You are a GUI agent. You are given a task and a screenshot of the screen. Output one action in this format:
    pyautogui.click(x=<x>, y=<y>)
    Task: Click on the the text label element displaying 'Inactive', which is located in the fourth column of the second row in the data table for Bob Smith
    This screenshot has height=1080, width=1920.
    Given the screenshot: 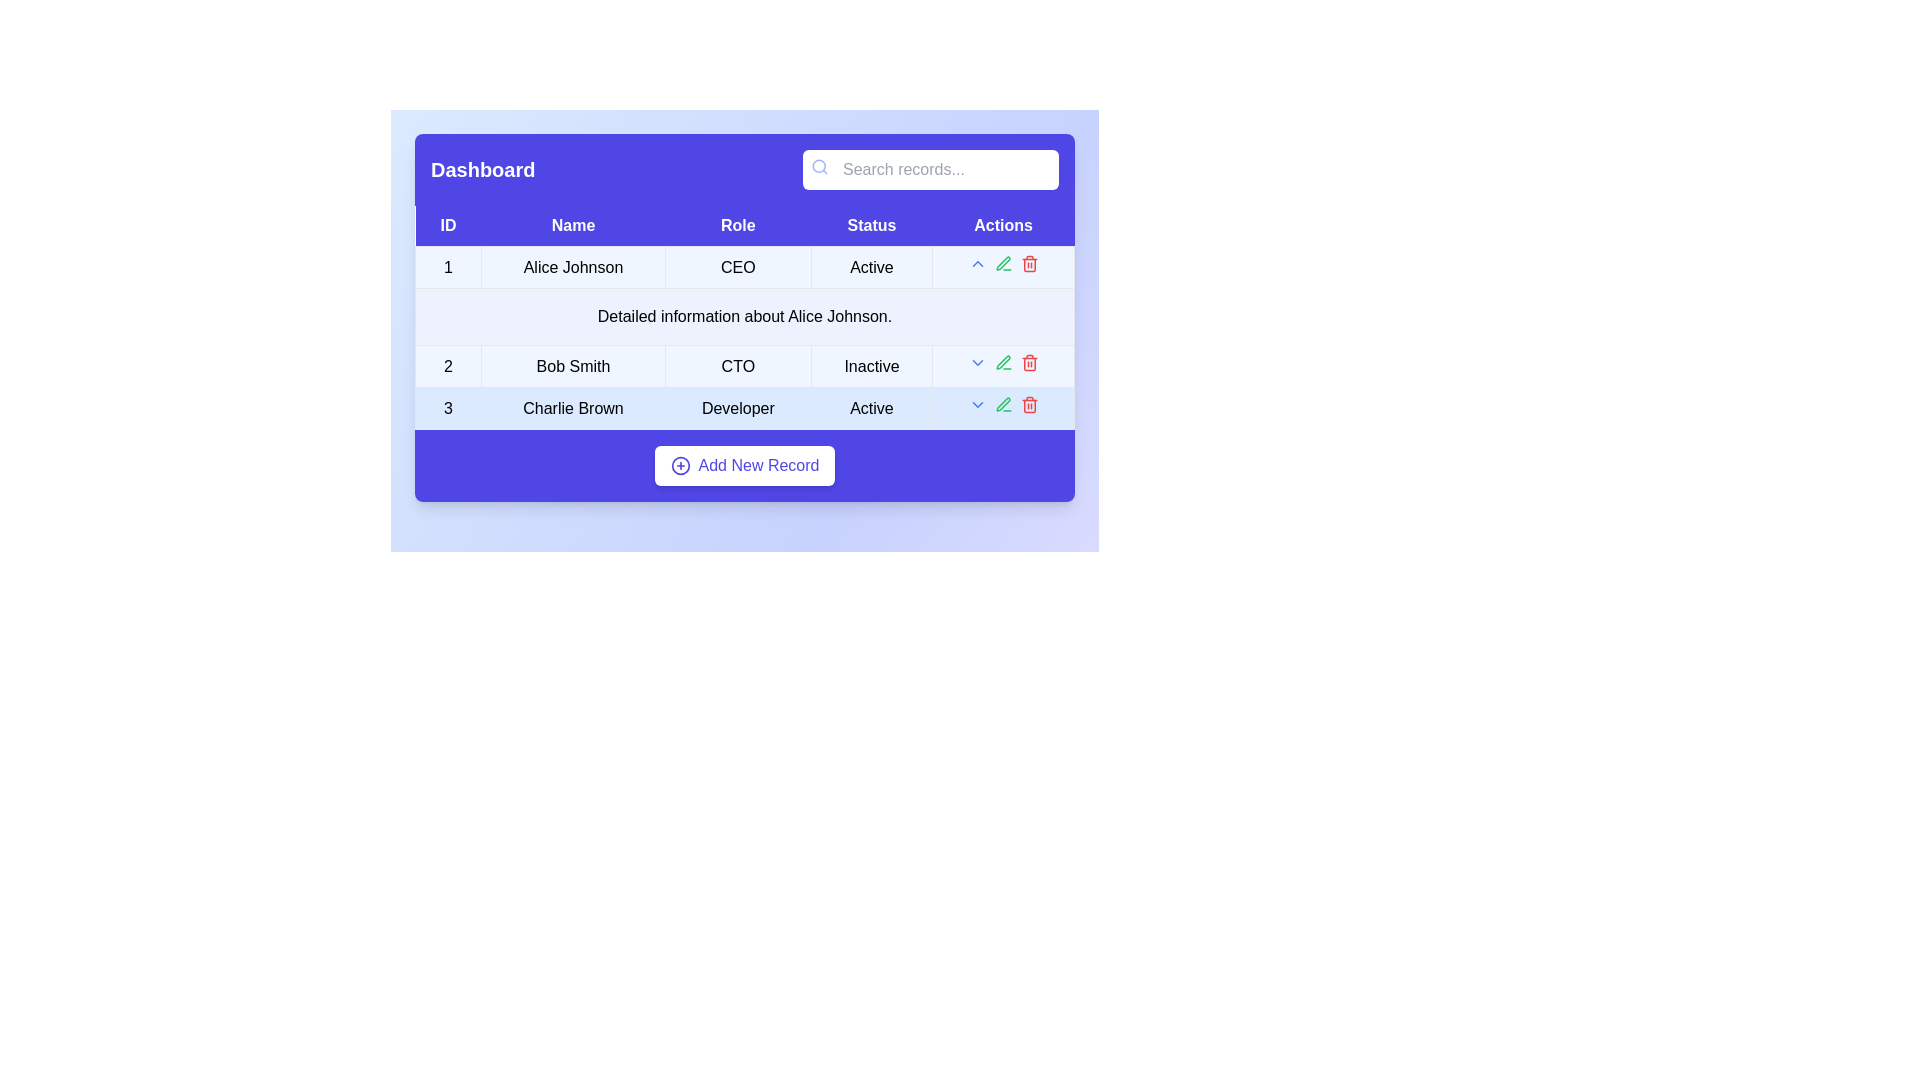 What is the action you would take?
    pyautogui.click(x=871, y=366)
    